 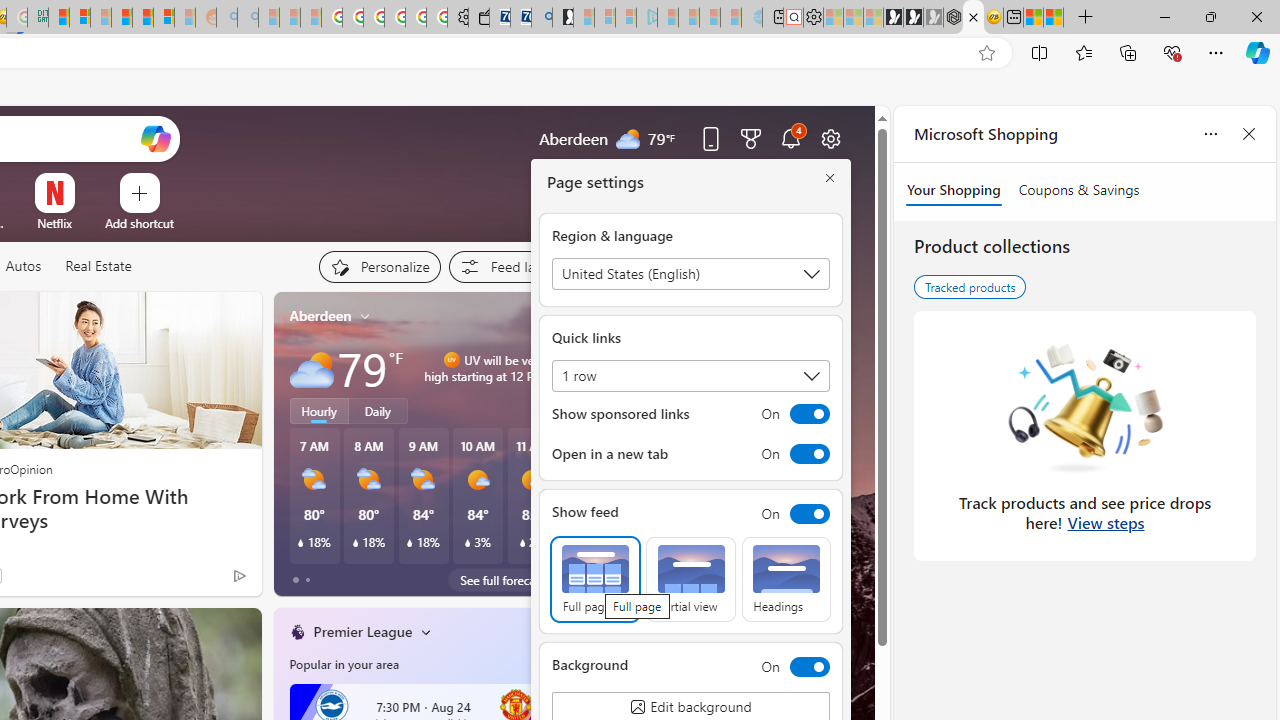 I want to click on 'Expert Portfolios', so click(x=120, y=17).